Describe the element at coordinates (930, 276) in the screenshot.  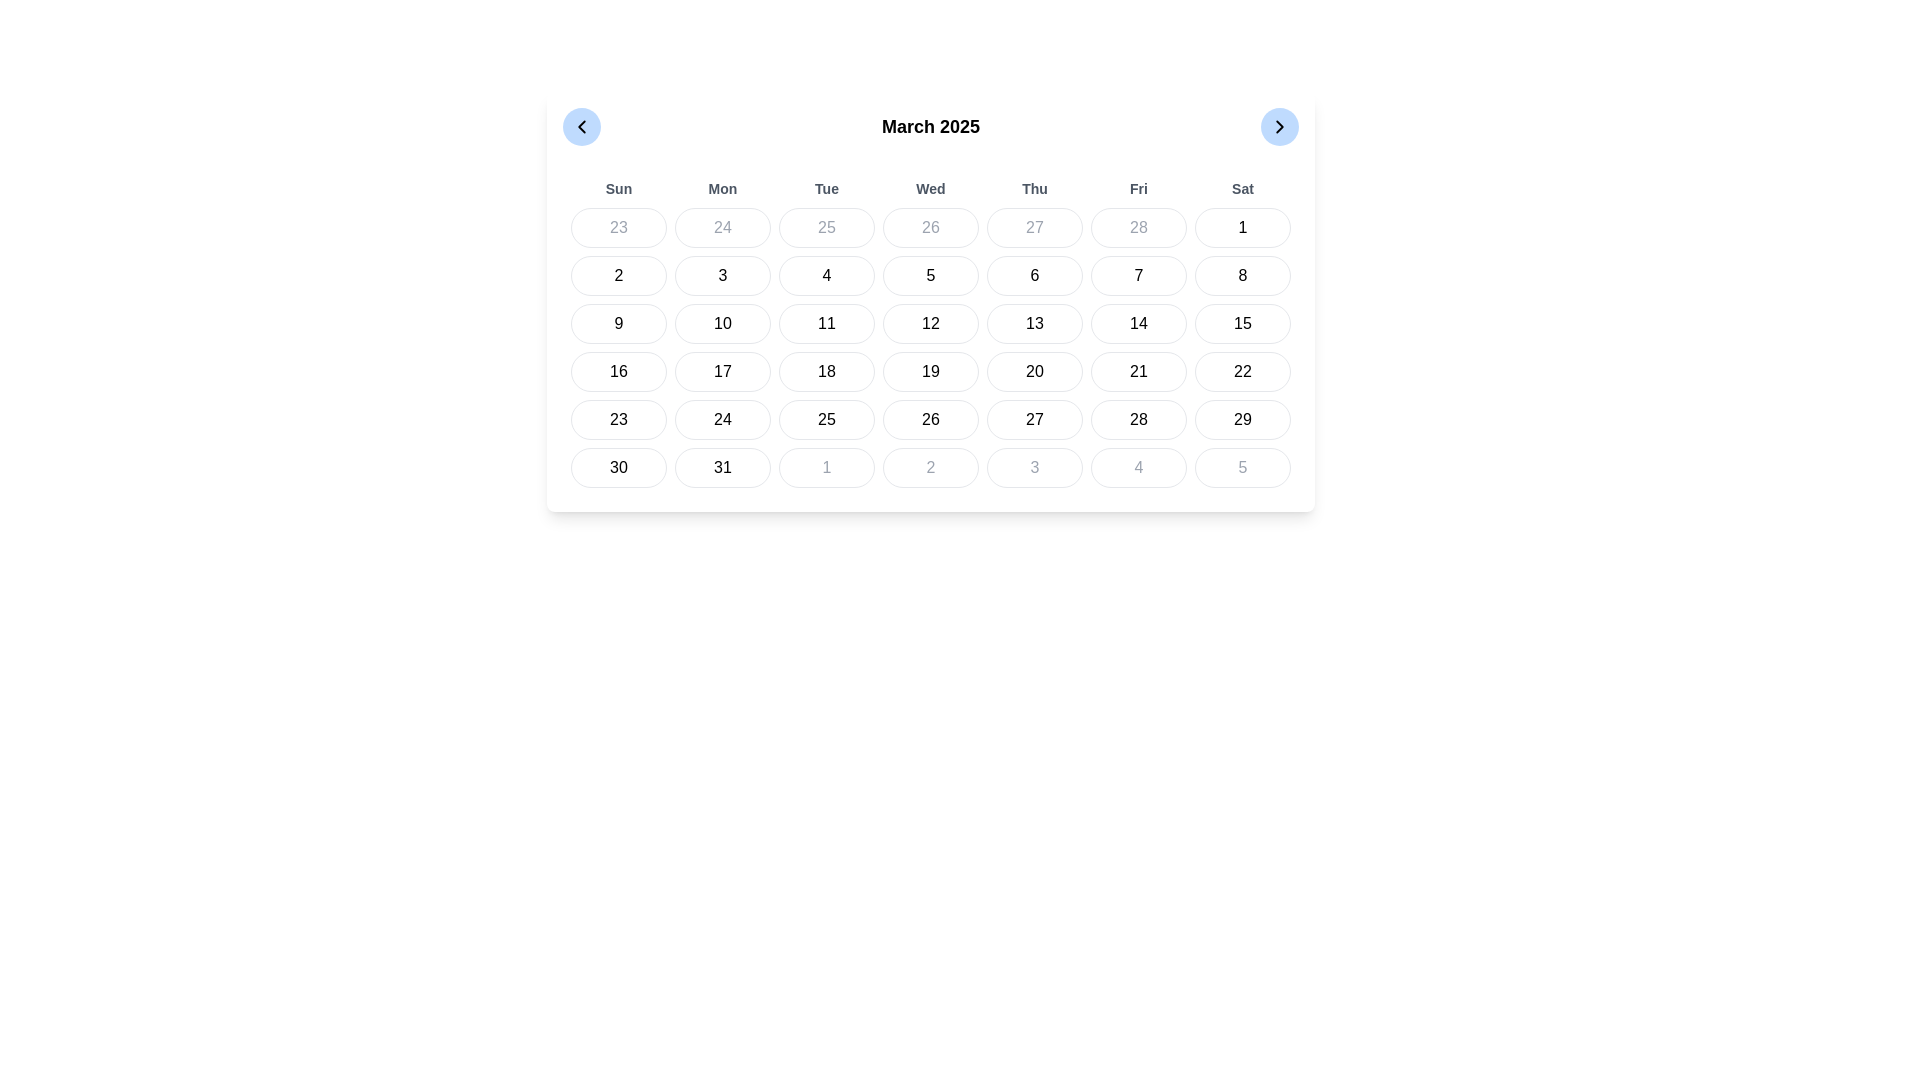
I see `the button representing the date '5' in the first week of March 2025 calendar` at that location.